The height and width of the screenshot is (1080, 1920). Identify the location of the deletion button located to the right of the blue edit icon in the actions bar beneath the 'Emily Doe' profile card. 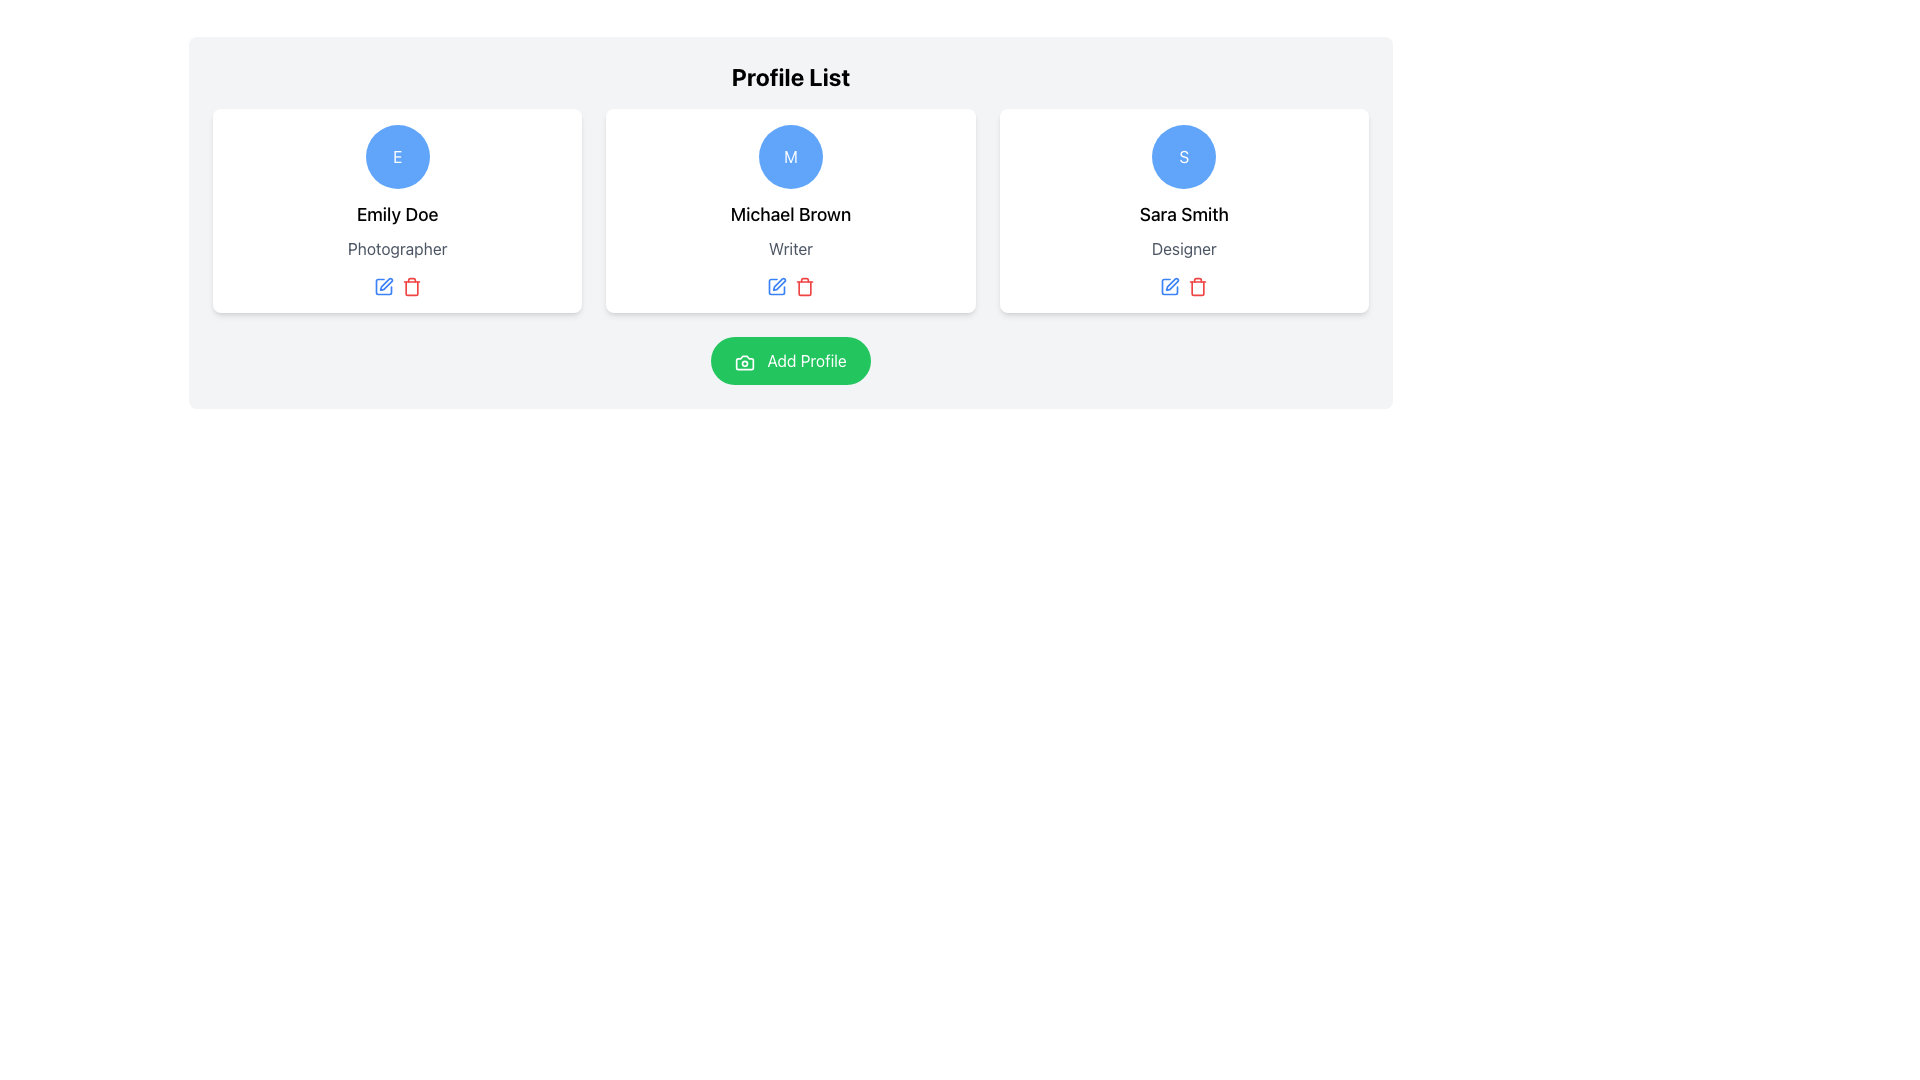
(410, 286).